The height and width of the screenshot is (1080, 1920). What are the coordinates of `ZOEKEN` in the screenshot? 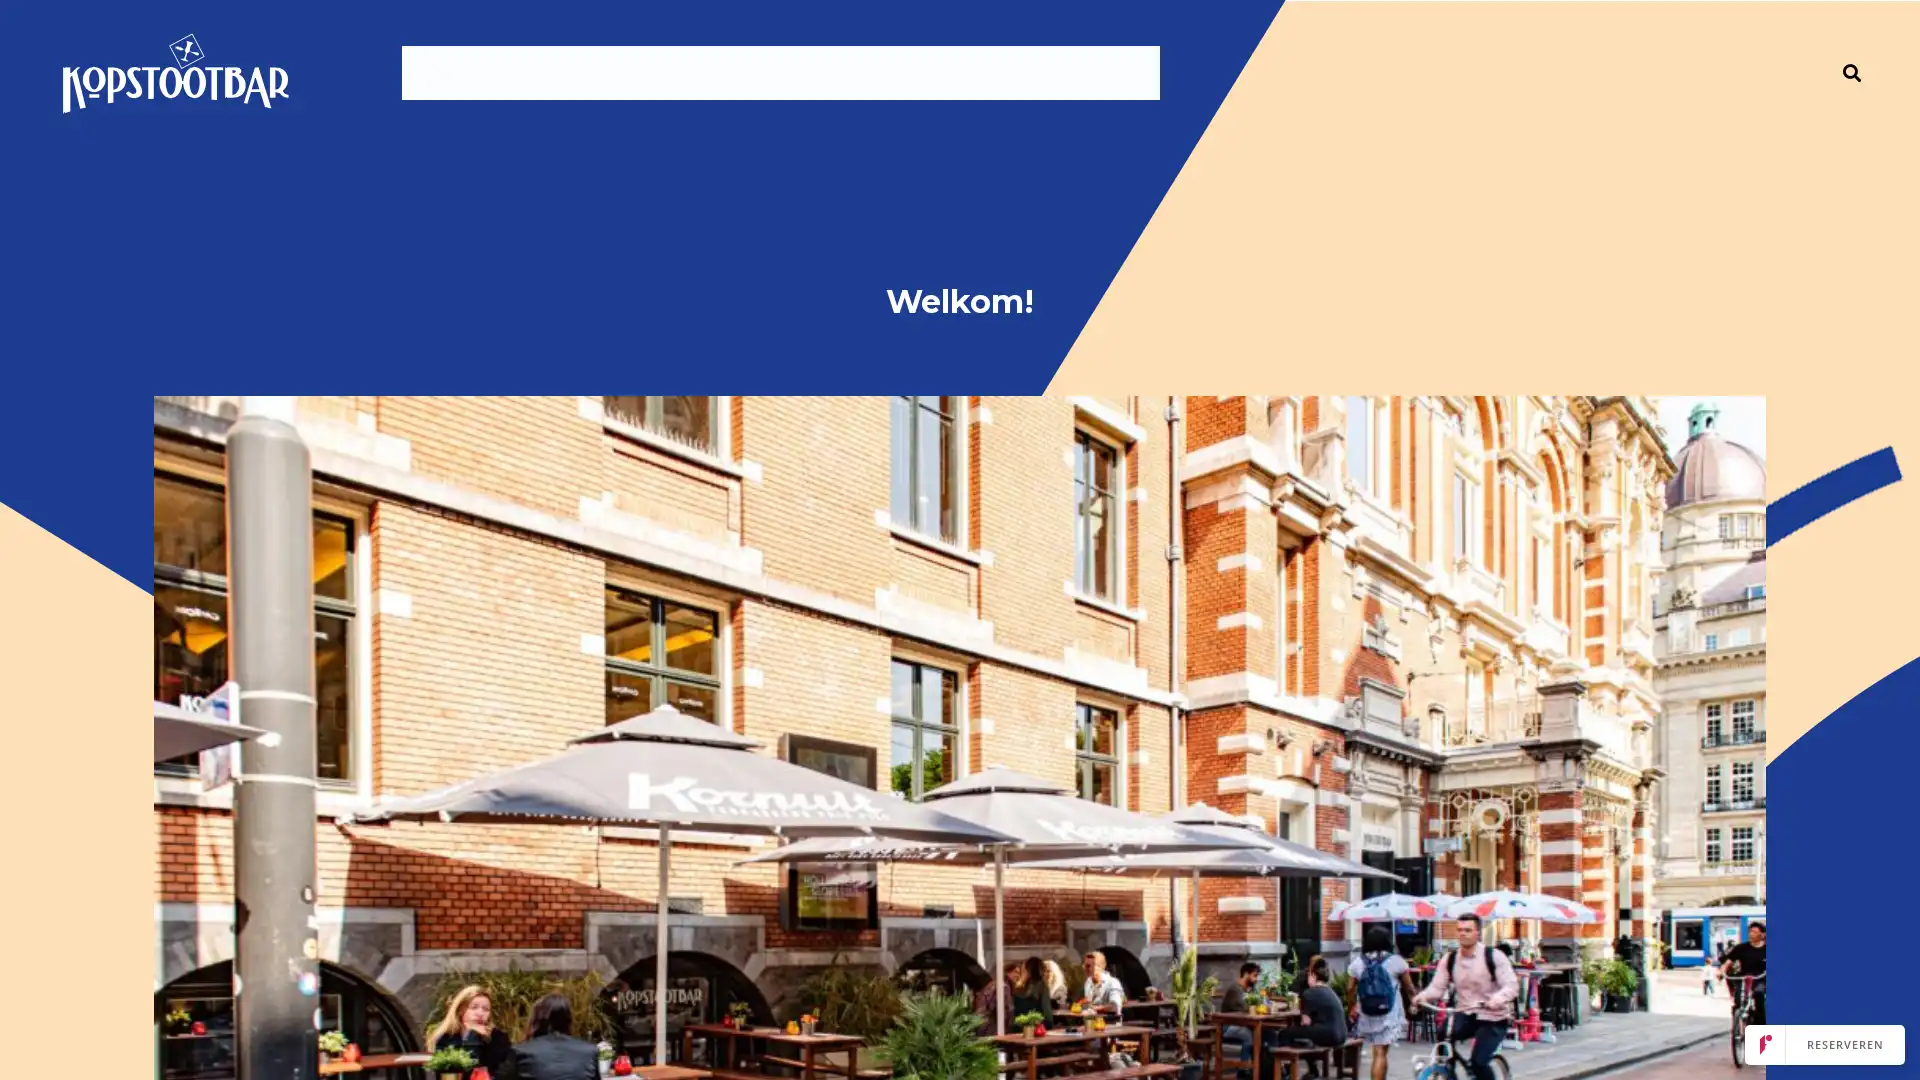 It's located at (1851, 72).